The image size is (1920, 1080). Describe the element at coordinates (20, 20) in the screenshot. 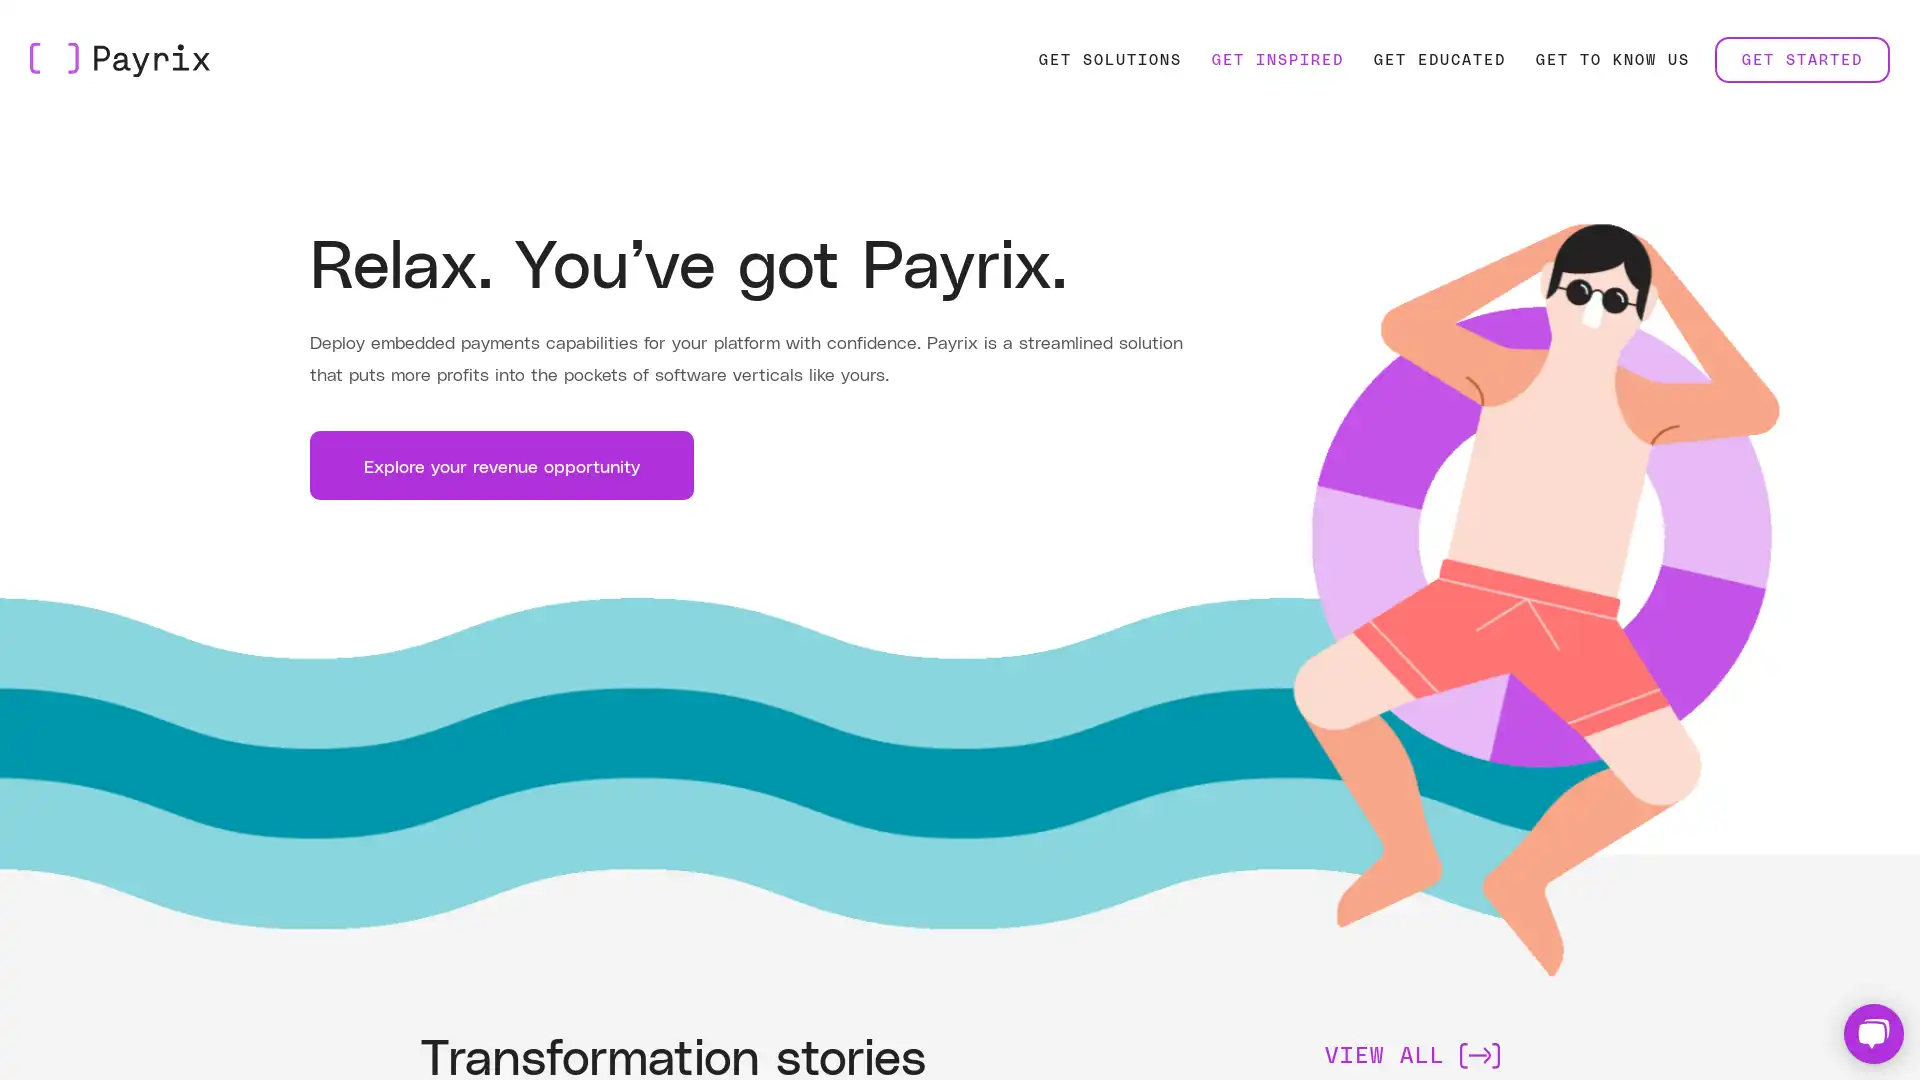

I see `Skip to Main Content` at that location.